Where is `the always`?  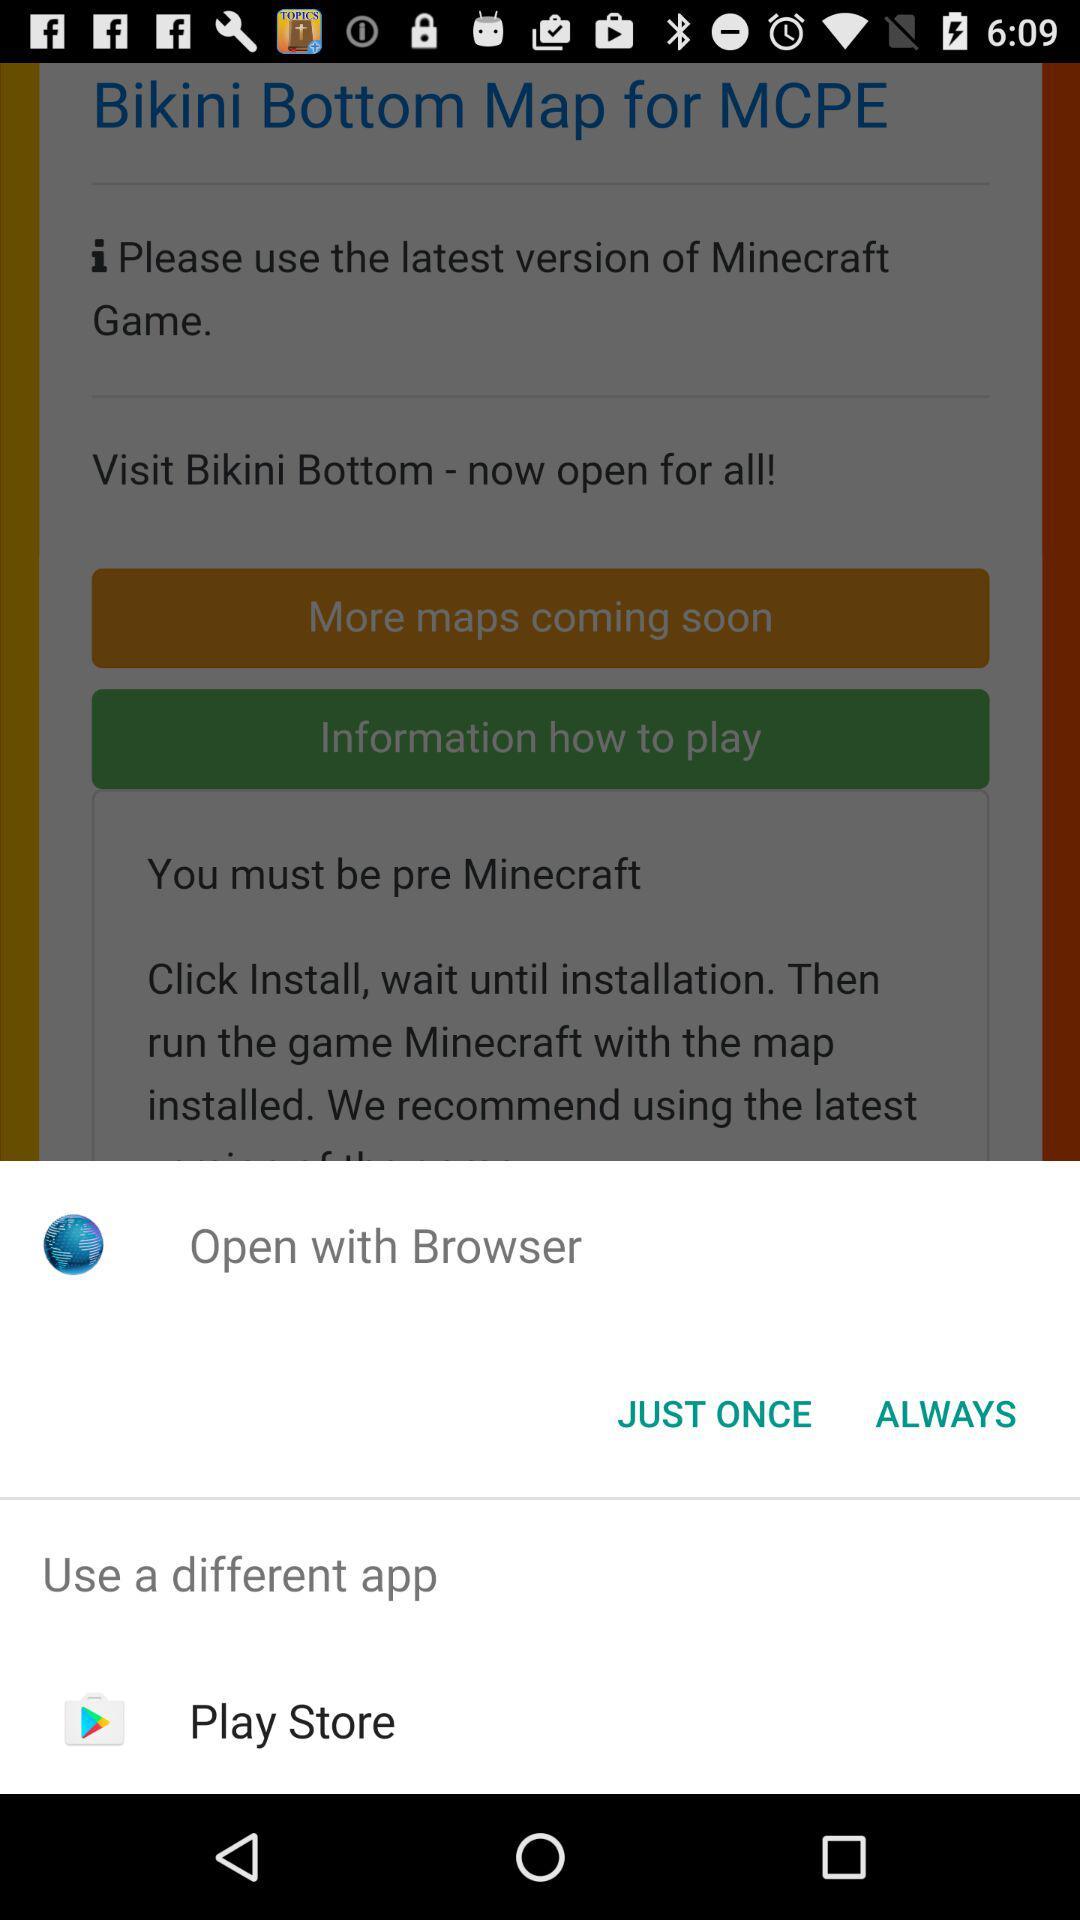
the always is located at coordinates (945, 1411).